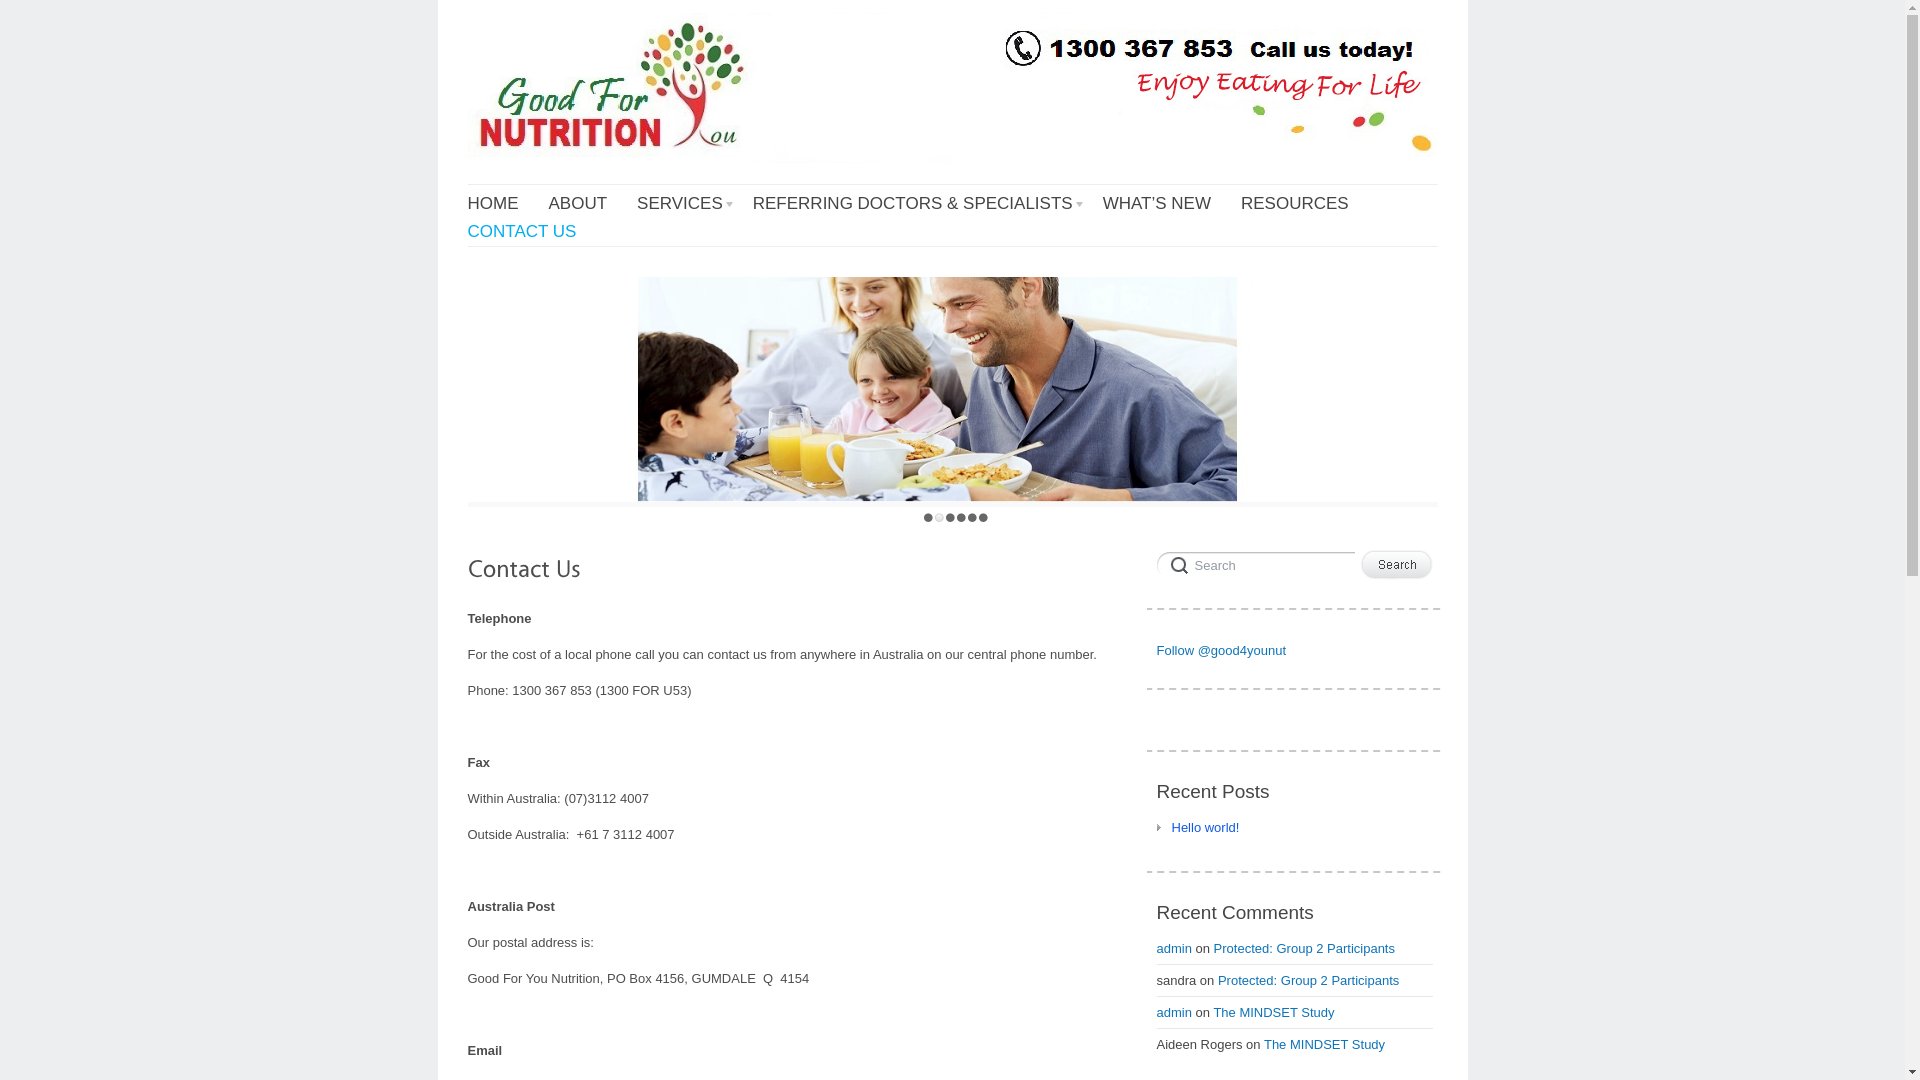  What do you see at coordinates (522, 230) in the screenshot?
I see `'CONTACT US'` at bounding box center [522, 230].